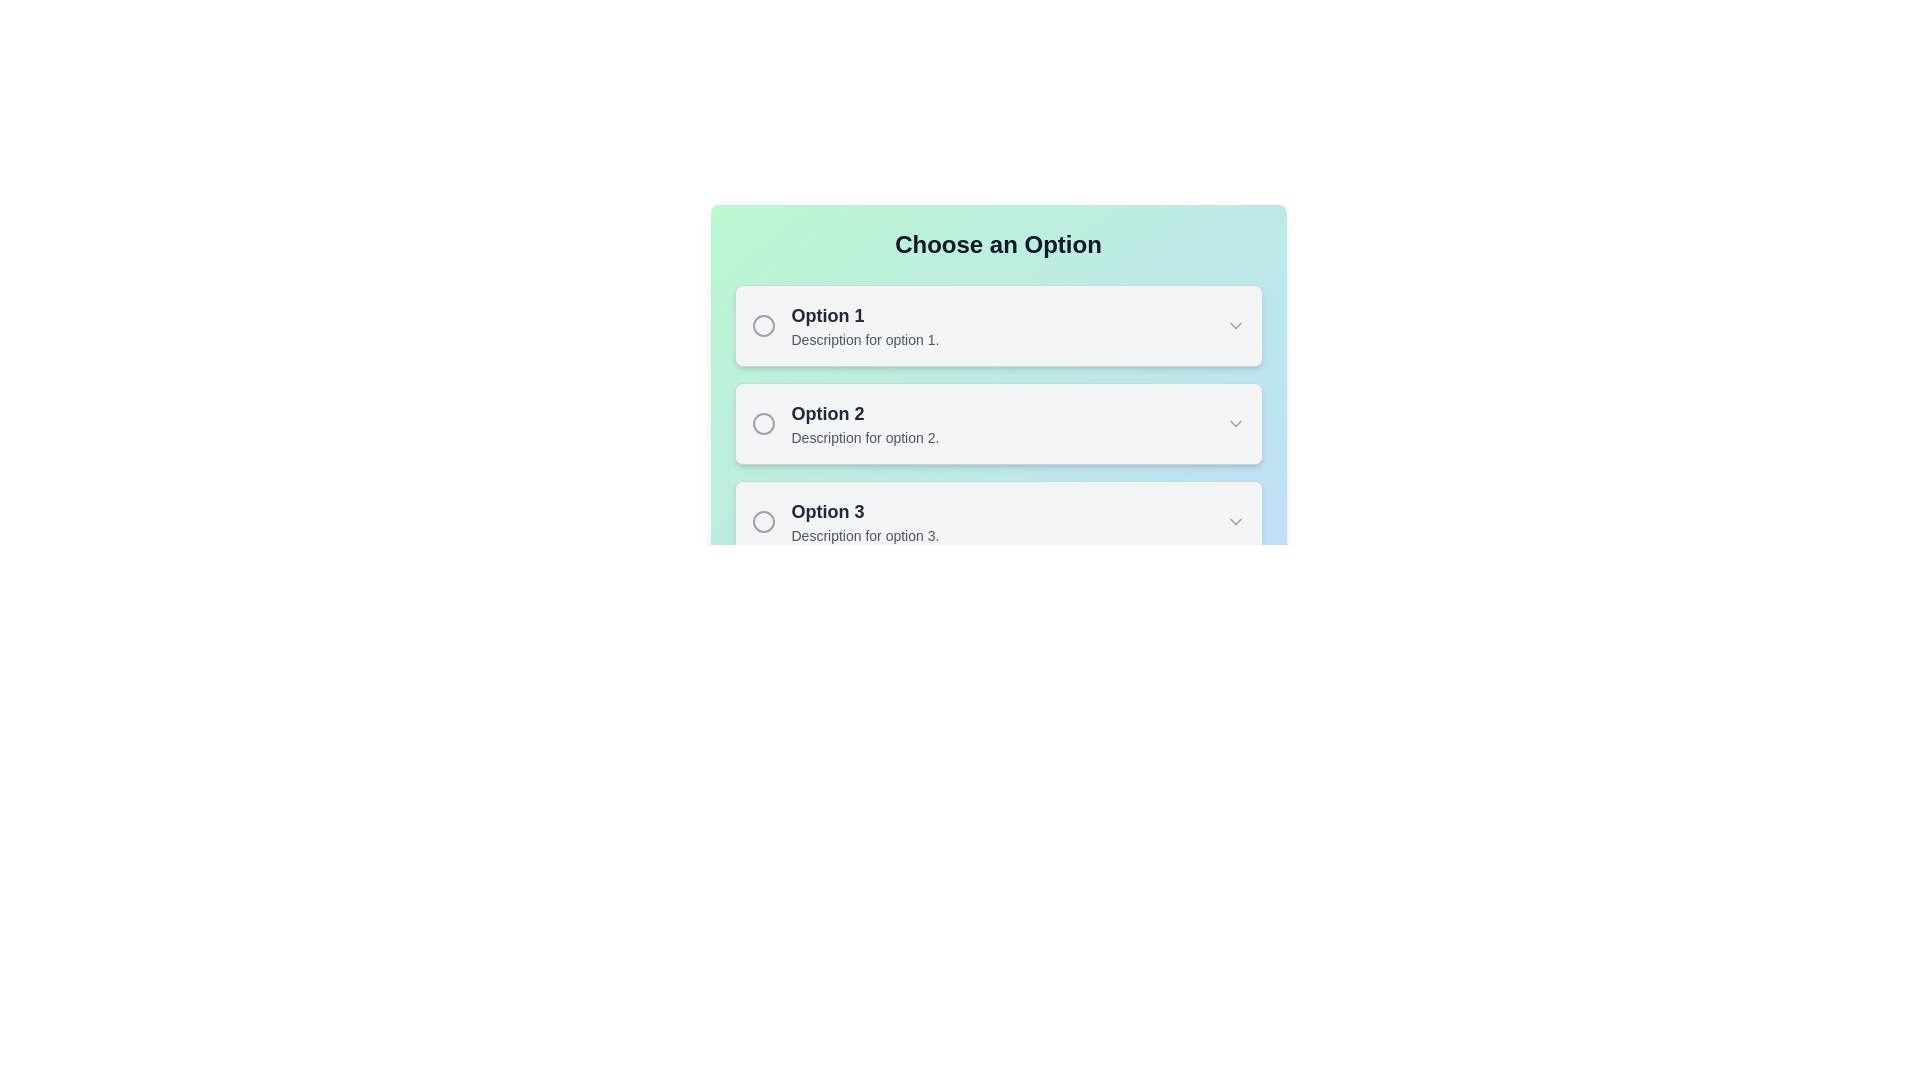 This screenshot has height=1080, width=1920. What do you see at coordinates (762, 520) in the screenshot?
I see `the radio button for 'Option 3'` at bounding box center [762, 520].